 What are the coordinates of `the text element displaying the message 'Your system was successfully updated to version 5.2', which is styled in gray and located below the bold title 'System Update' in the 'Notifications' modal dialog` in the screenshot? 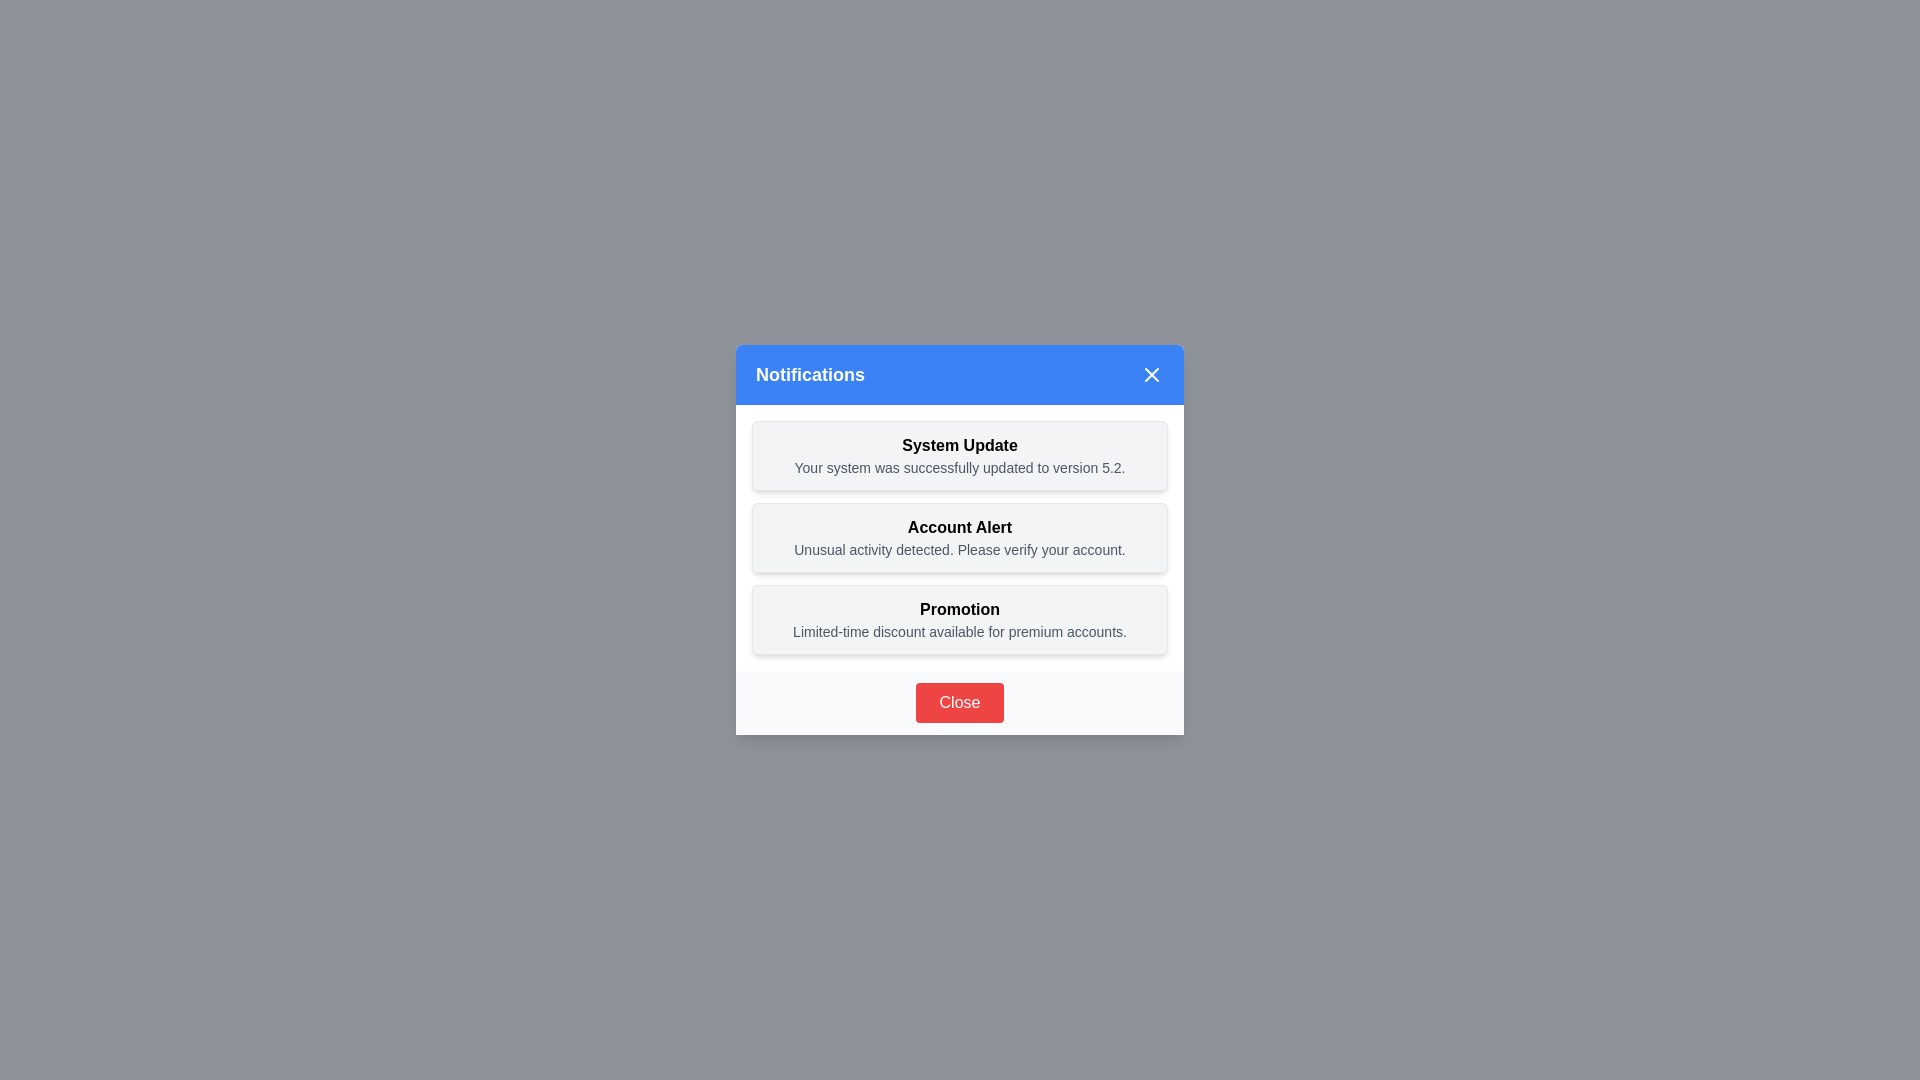 It's located at (960, 467).